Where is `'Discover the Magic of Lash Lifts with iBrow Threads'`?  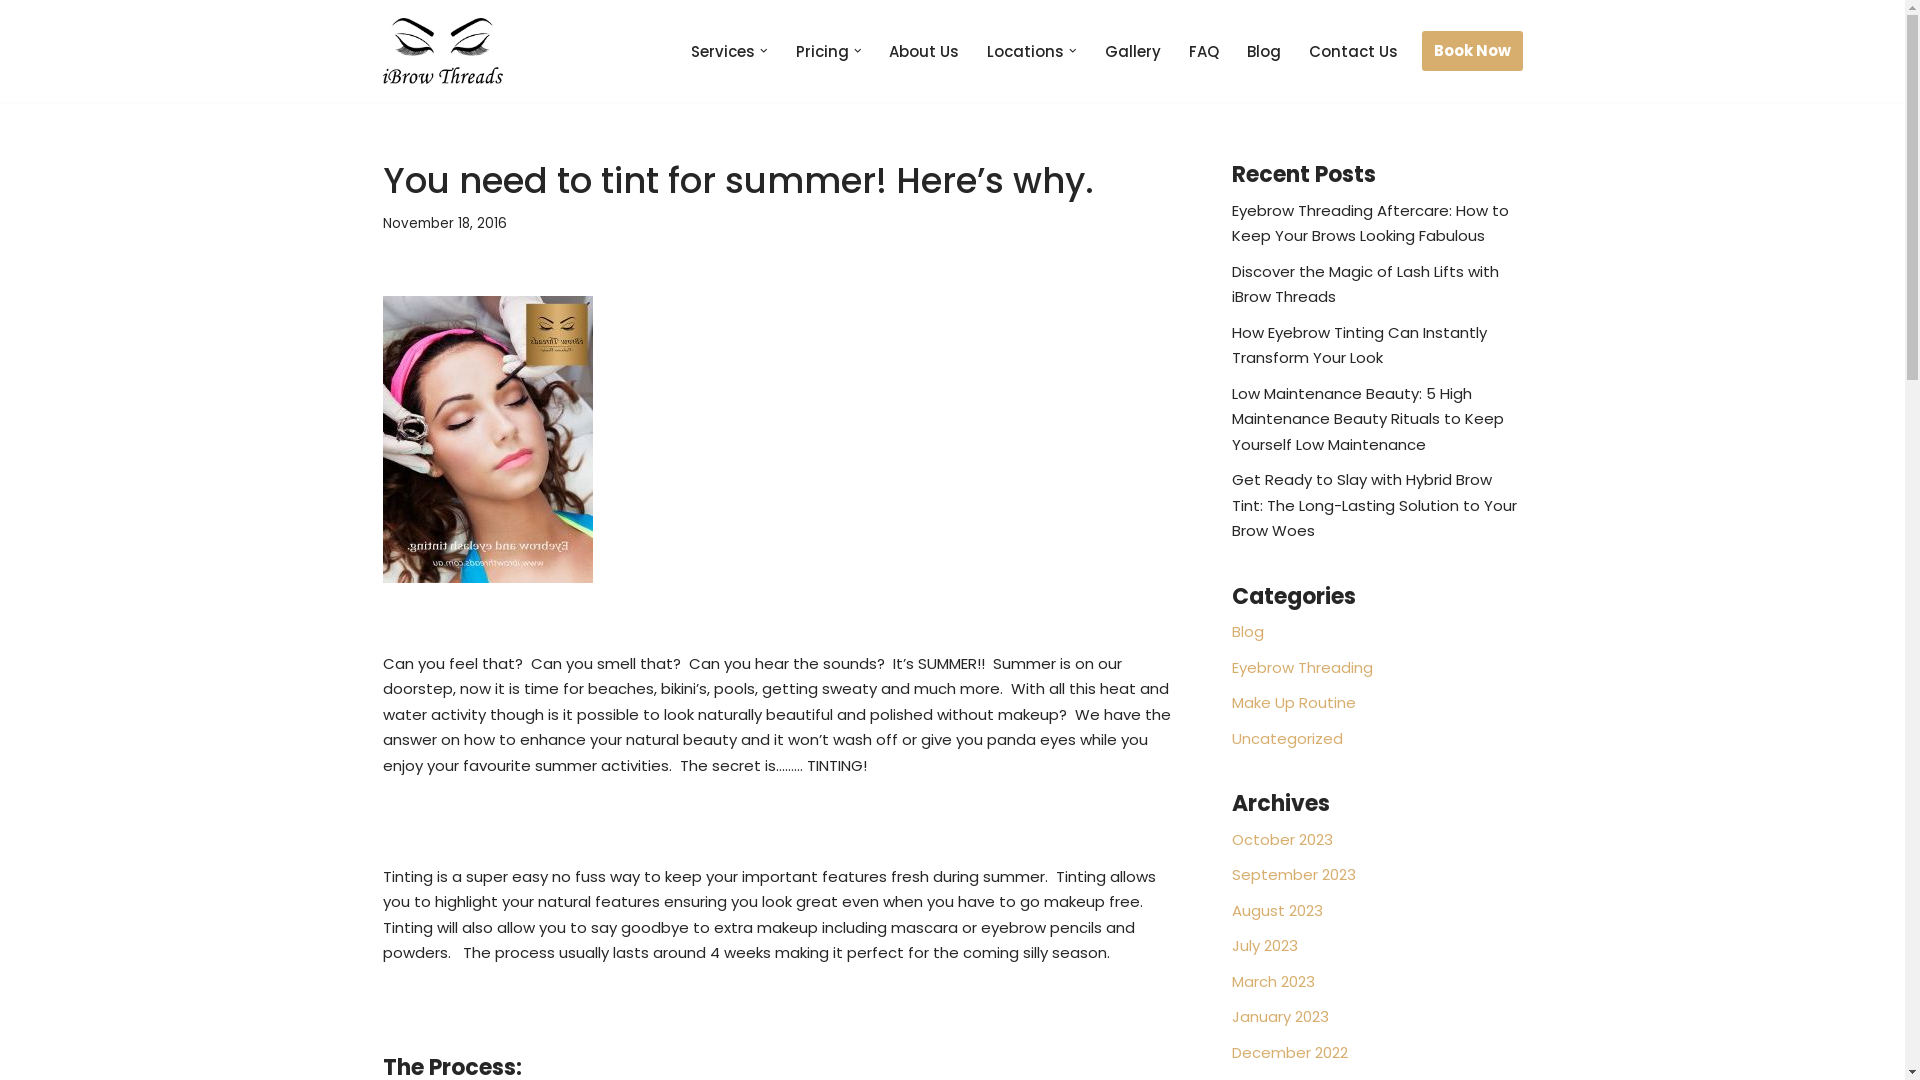
'Discover the Magic of Lash Lifts with iBrow Threads' is located at coordinates (1364, 284).